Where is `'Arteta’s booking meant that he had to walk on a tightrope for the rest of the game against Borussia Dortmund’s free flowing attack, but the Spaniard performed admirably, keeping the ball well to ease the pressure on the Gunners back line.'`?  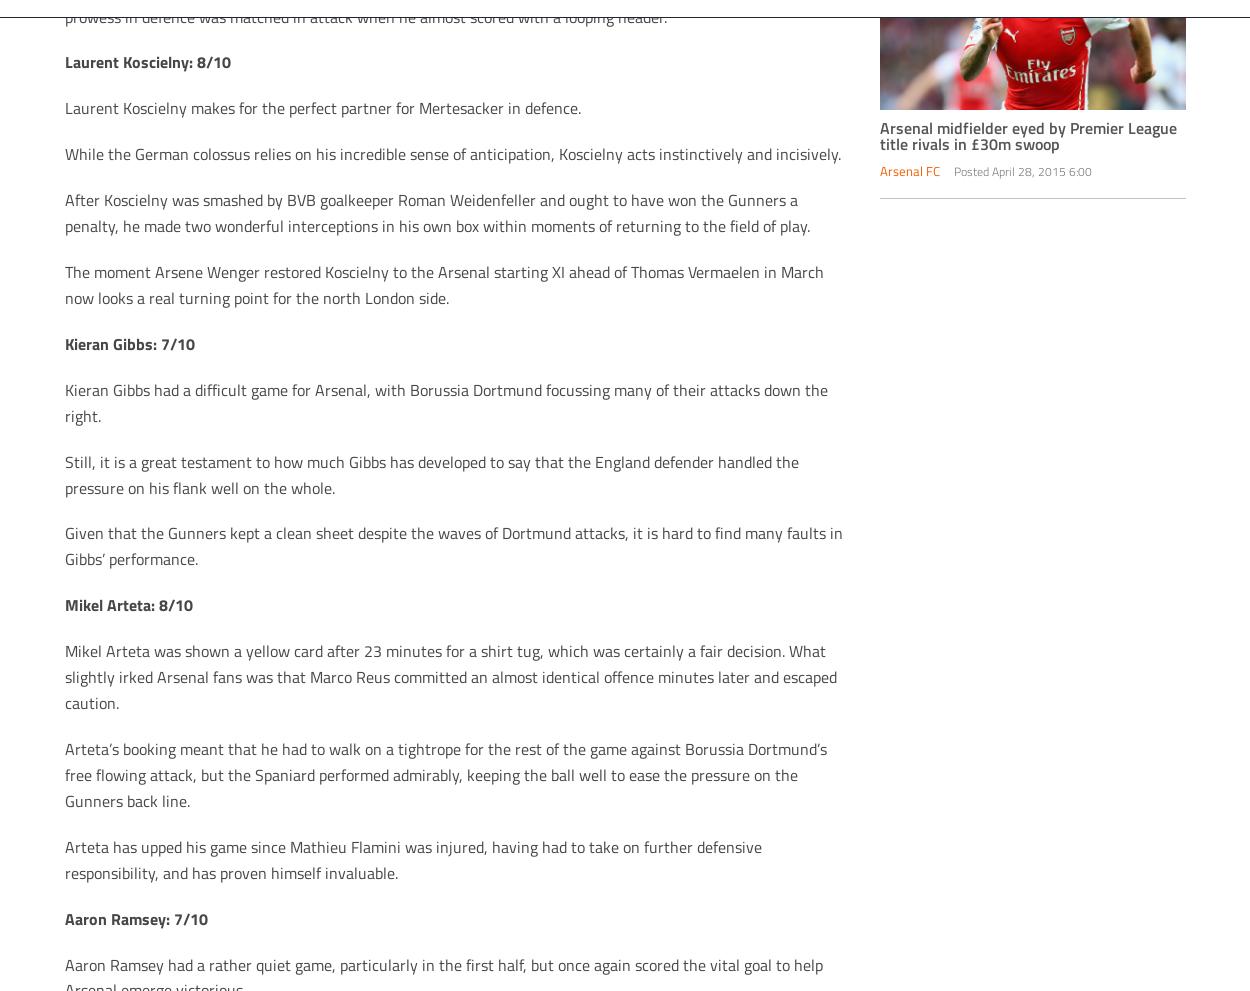
'Arteta’s booking meant that he had to walk on a tightrope for the rest of the game against Borussia Dortmund’s free flowing attack, but the Spaniard performed admirably, keeping the ball well to ease the pressure on the Gunners back line.' is located at coordinates (444, 774).